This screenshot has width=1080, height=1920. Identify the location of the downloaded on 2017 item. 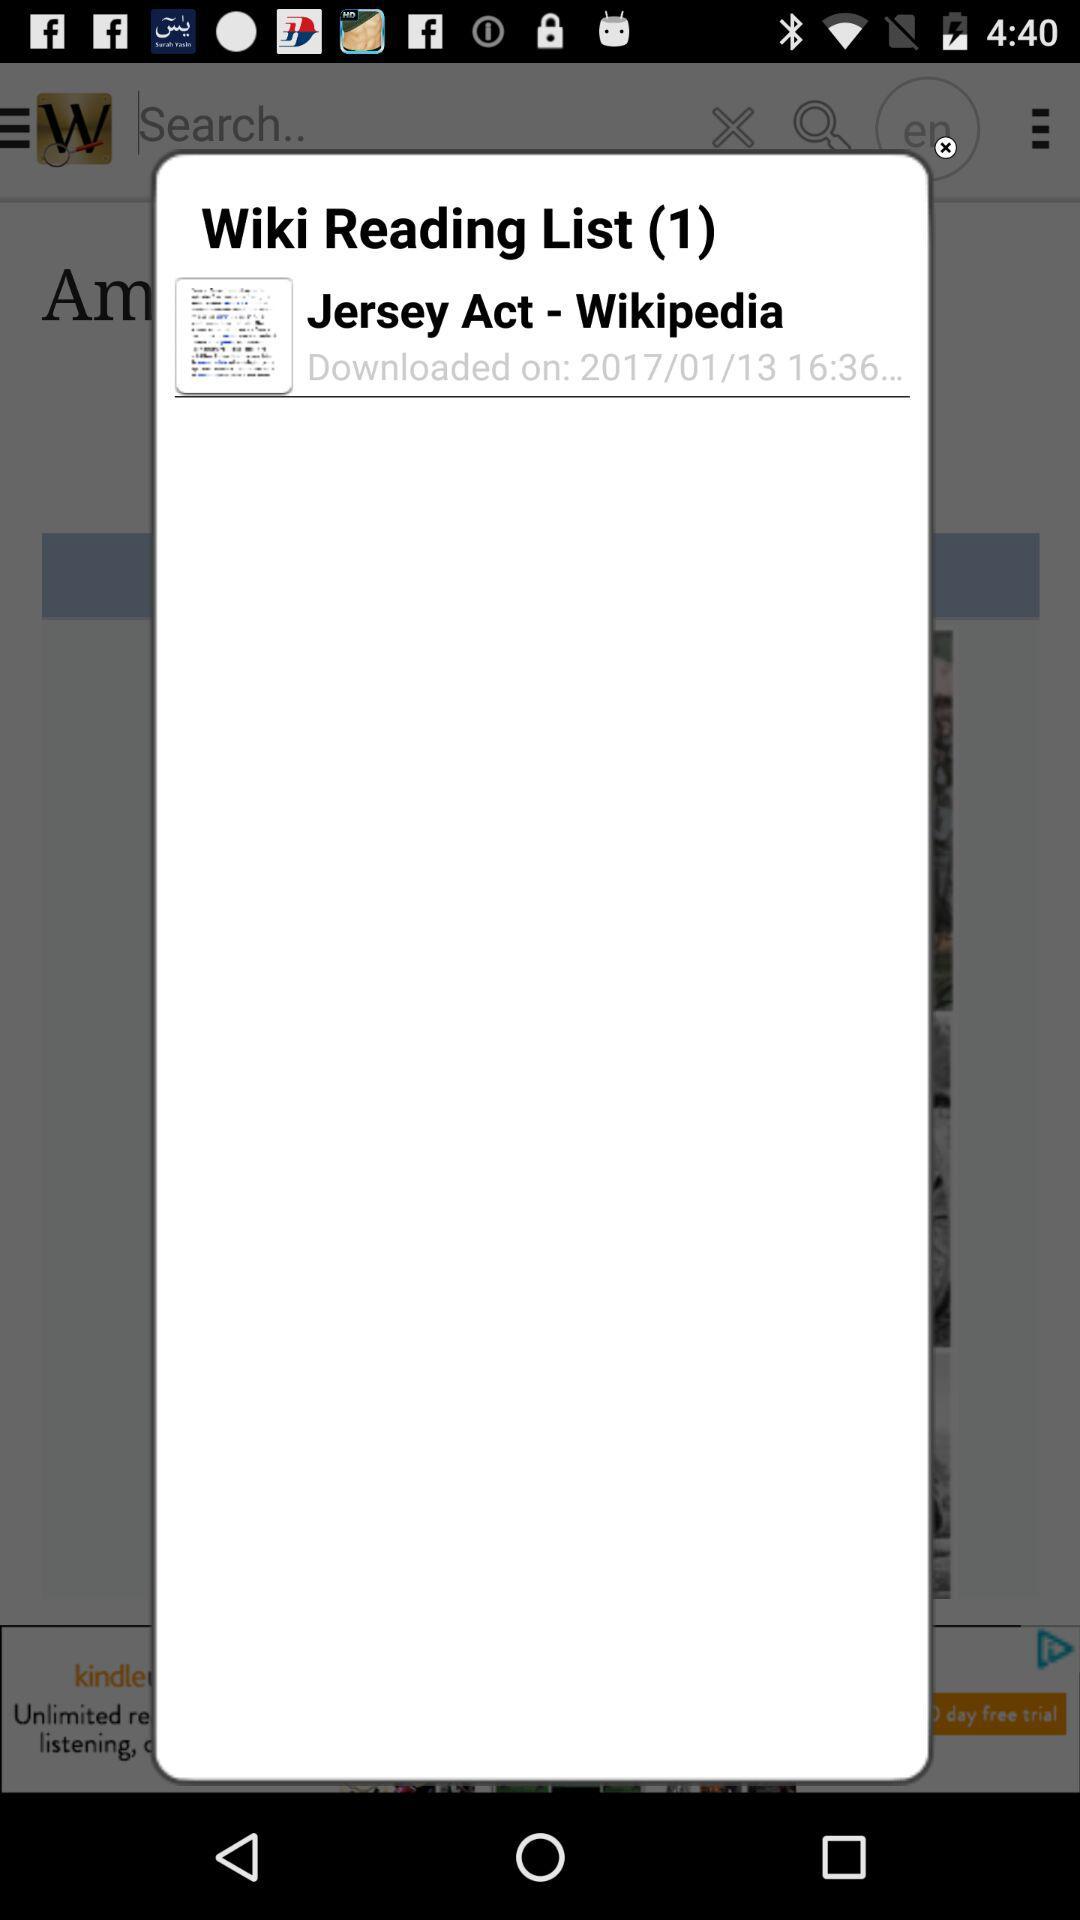
(600, 365).